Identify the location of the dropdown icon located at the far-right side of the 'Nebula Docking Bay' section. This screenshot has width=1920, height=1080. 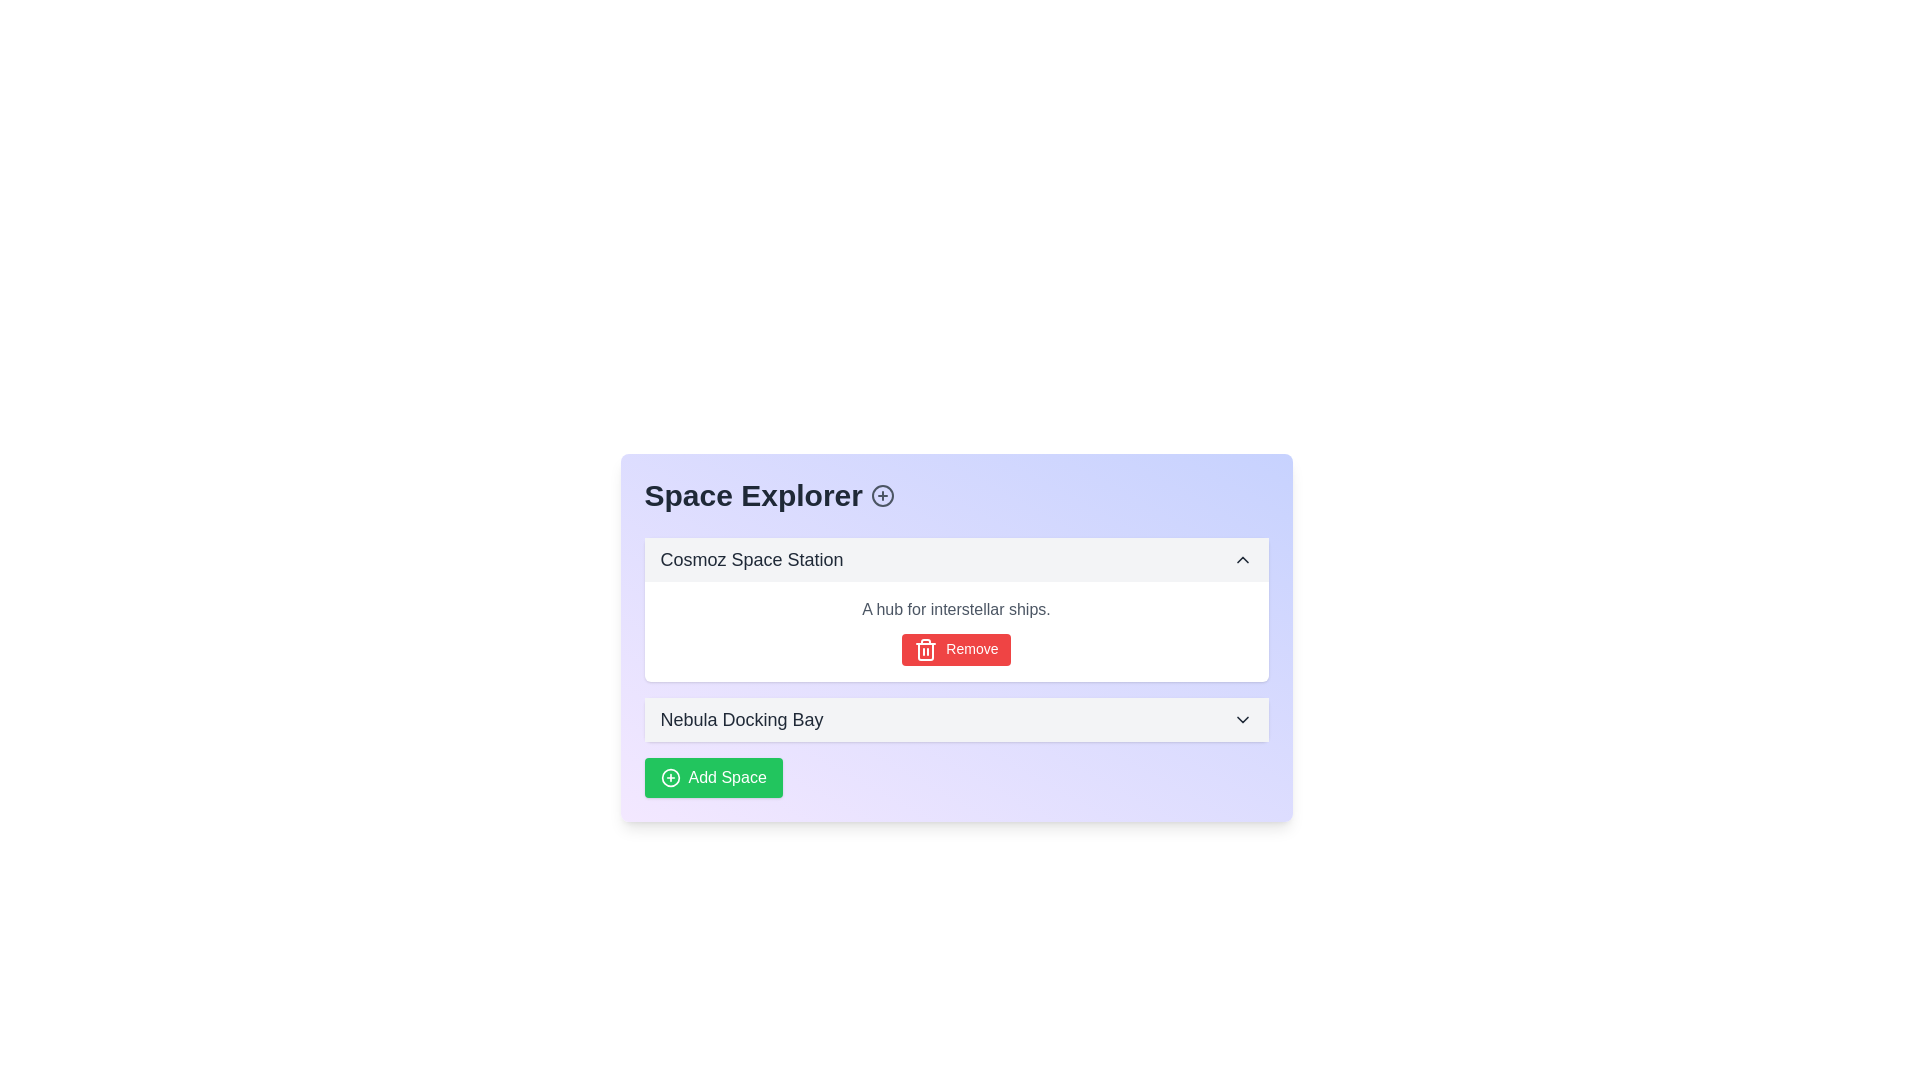
(1241, 720).